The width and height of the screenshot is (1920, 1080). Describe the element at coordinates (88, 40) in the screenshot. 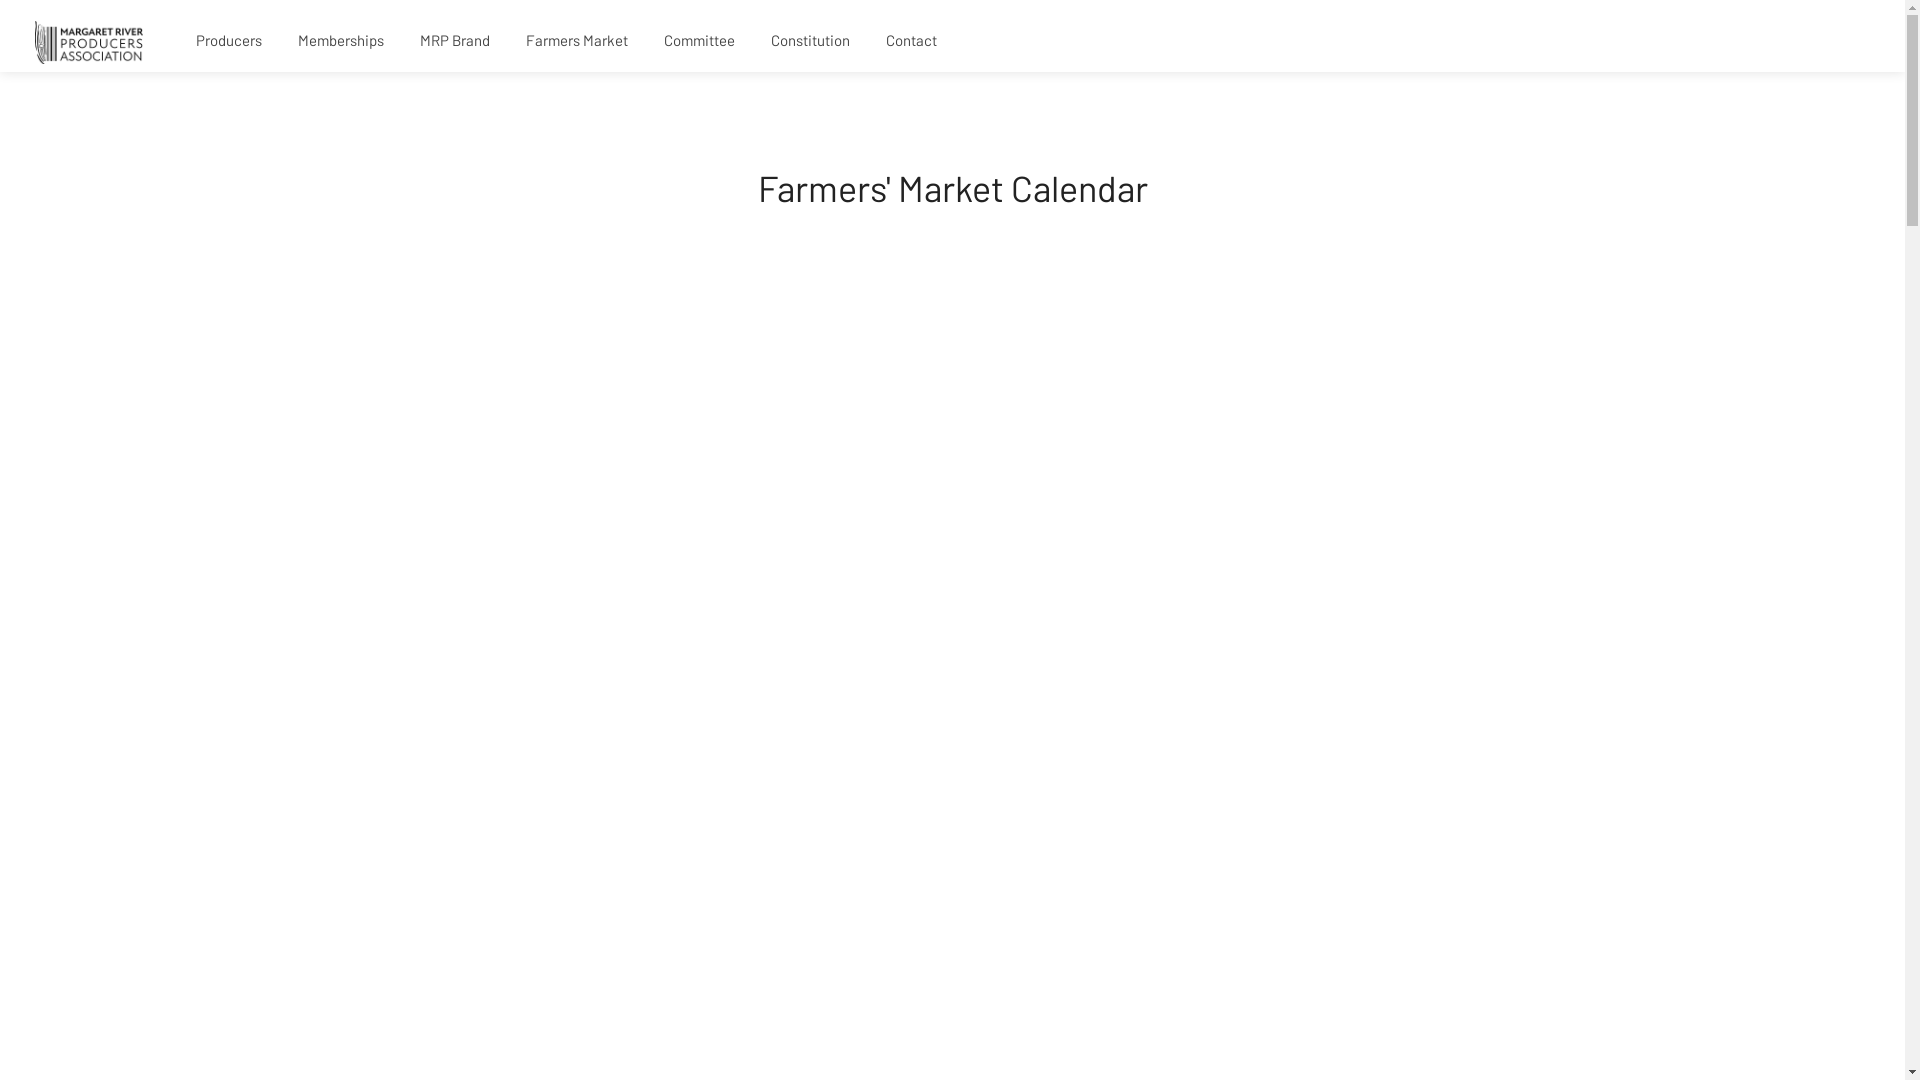

I see `'Margaret River Producers Association'` at that location.